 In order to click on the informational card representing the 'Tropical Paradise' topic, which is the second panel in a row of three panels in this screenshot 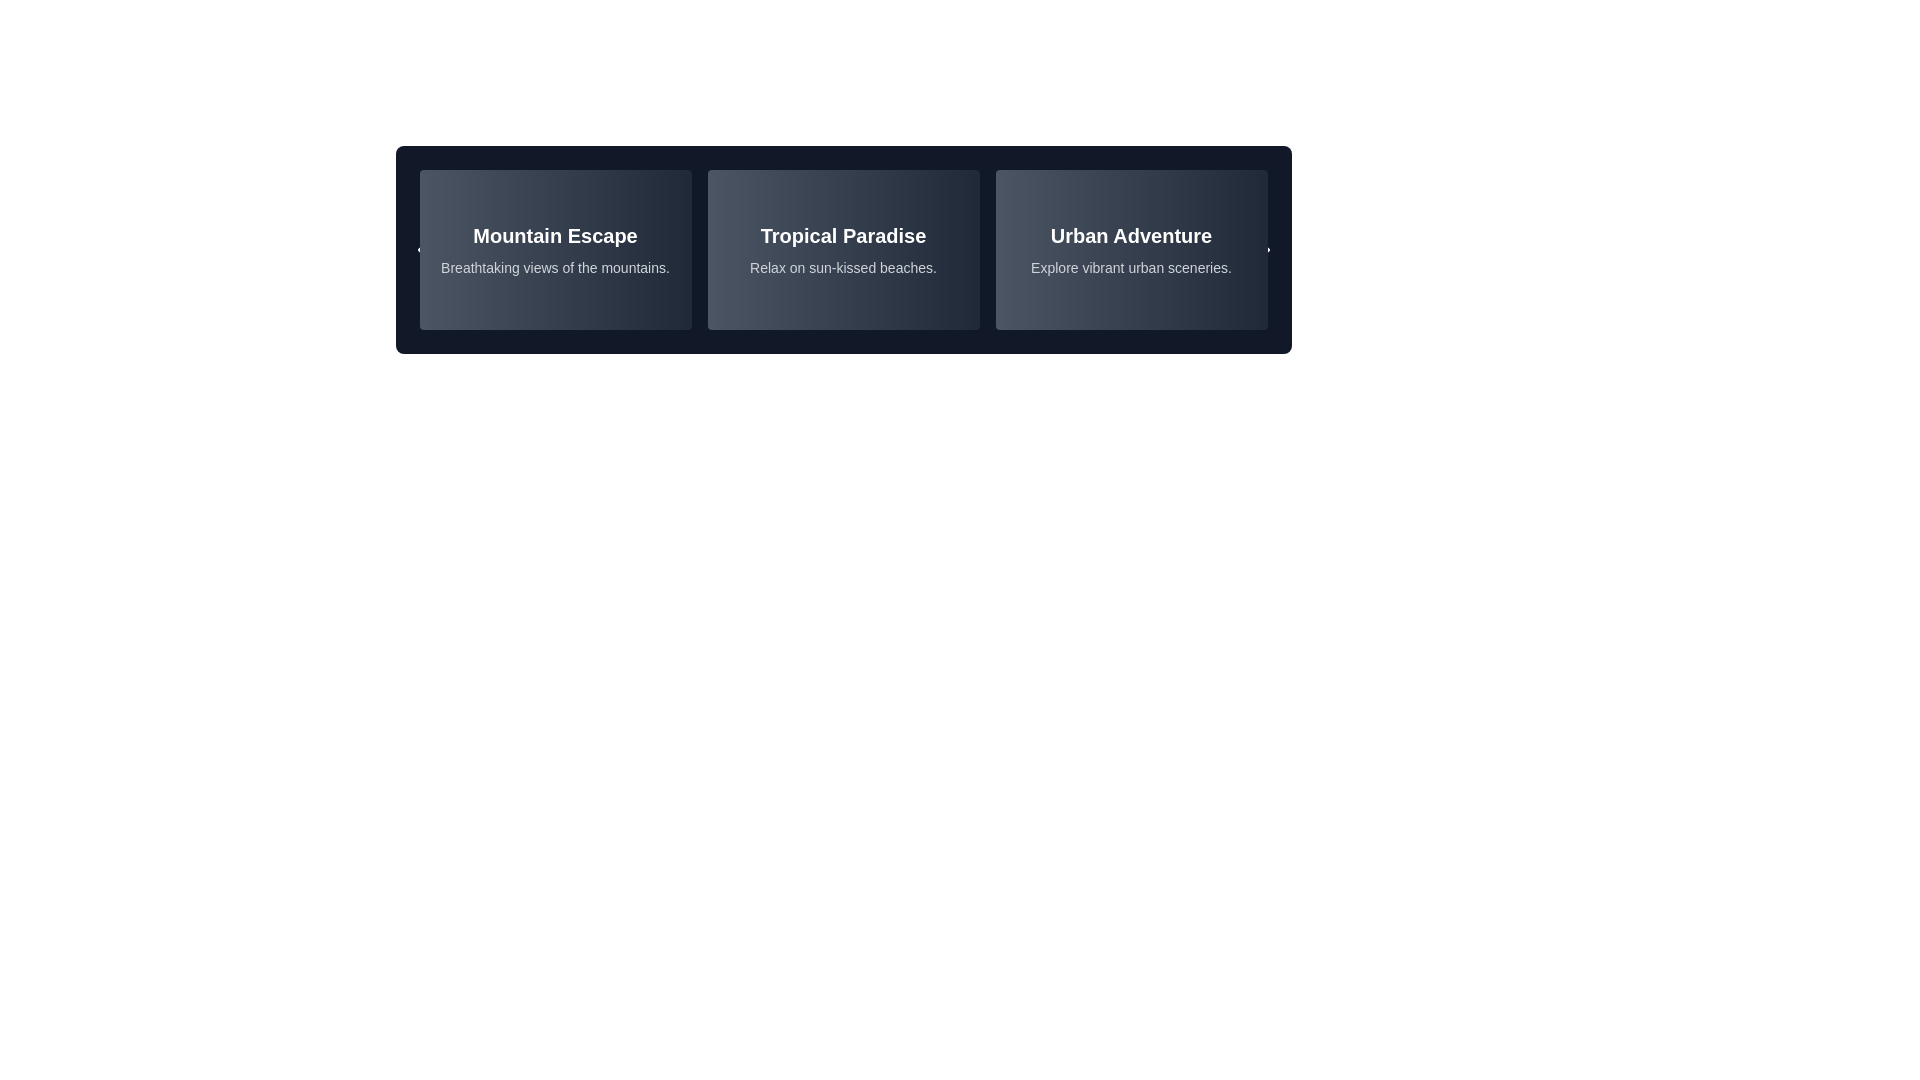, I will do `click(843, 249)`.